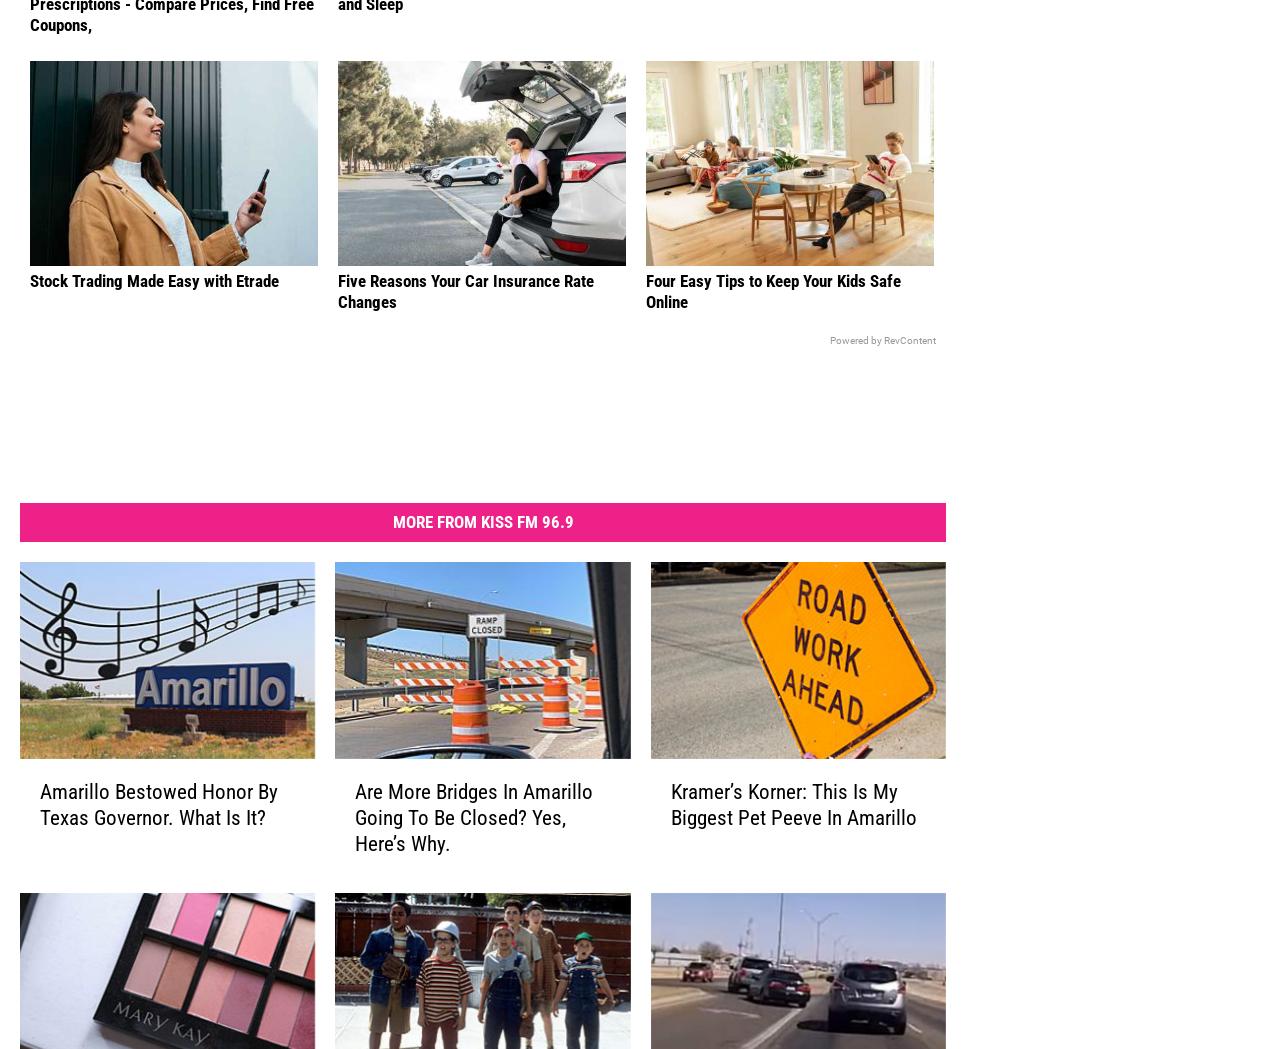  I want to click on 'Are More Bridges In Amarillo Going To Be Closed? Yes, Here’s Why.', so click(473, 848).